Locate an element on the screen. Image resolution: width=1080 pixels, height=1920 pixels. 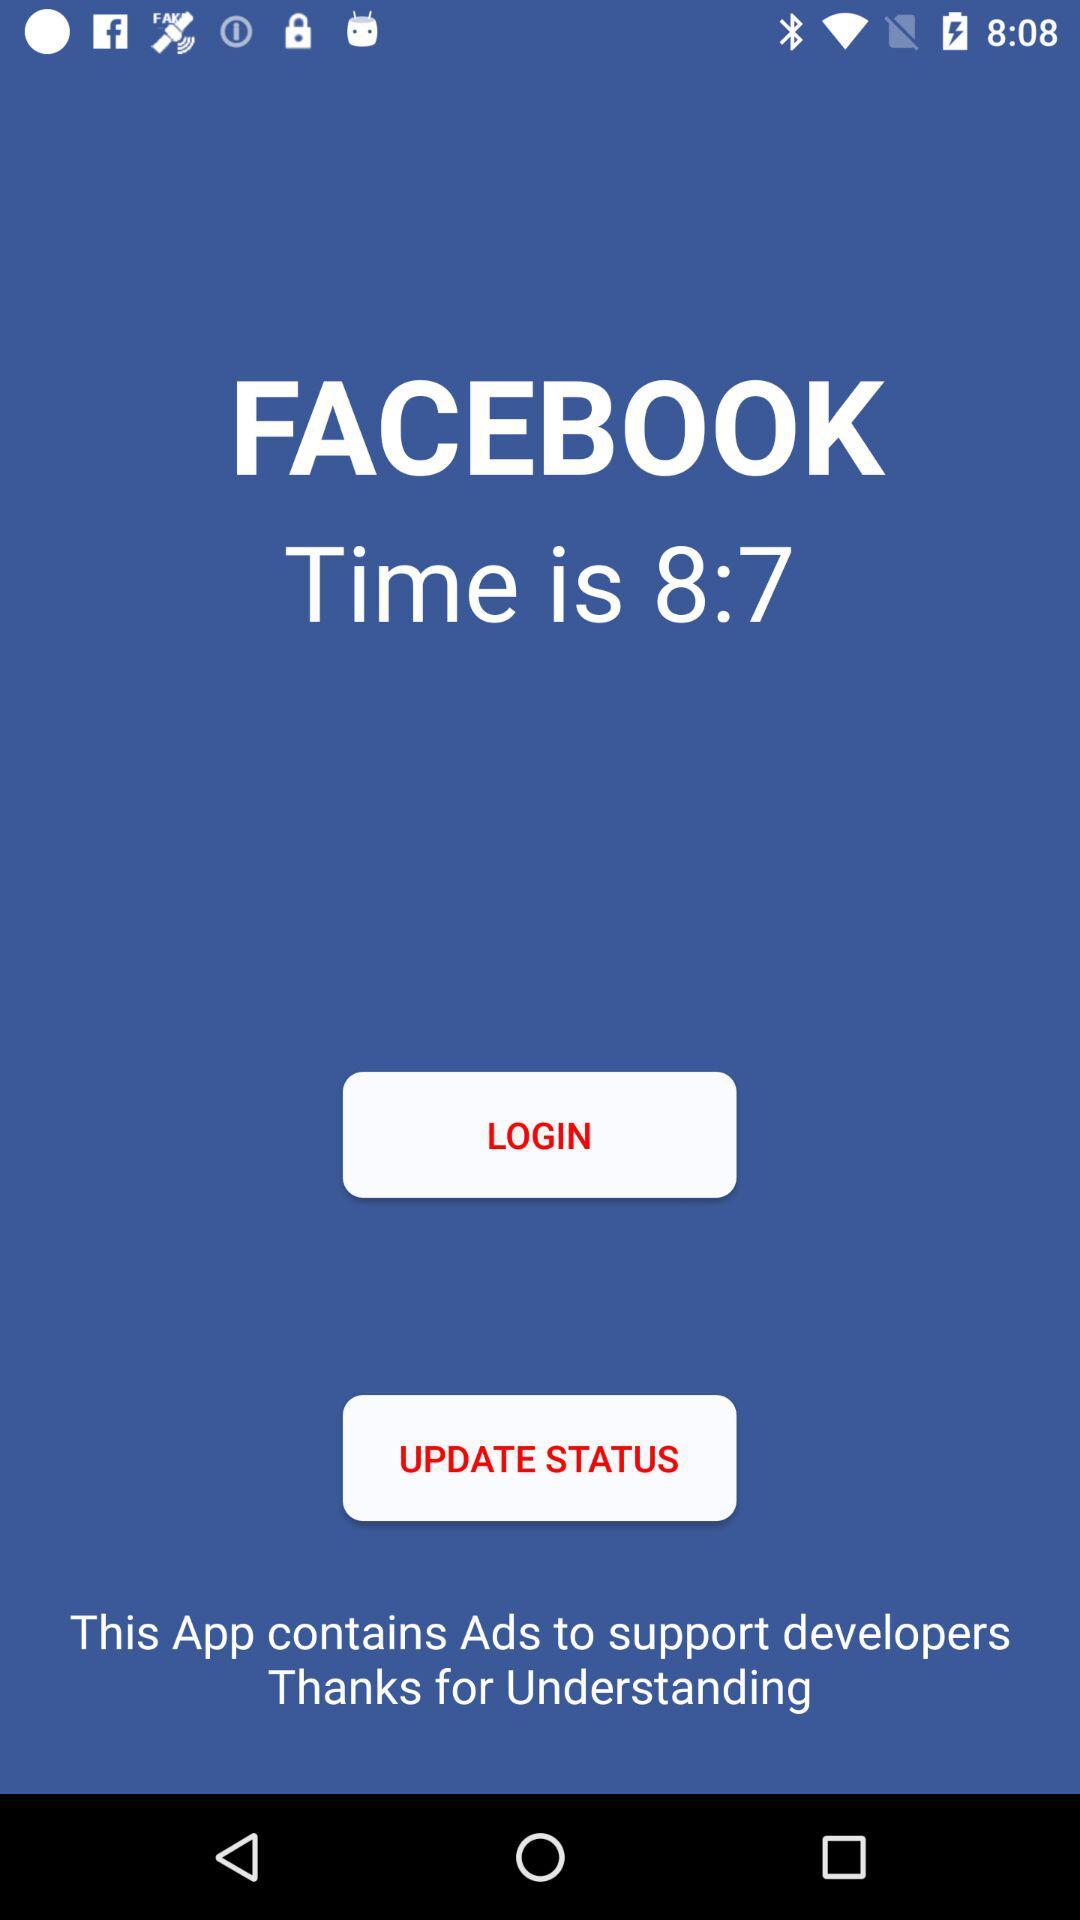
the app above this app contains item is located at coordinates (538, 1458).